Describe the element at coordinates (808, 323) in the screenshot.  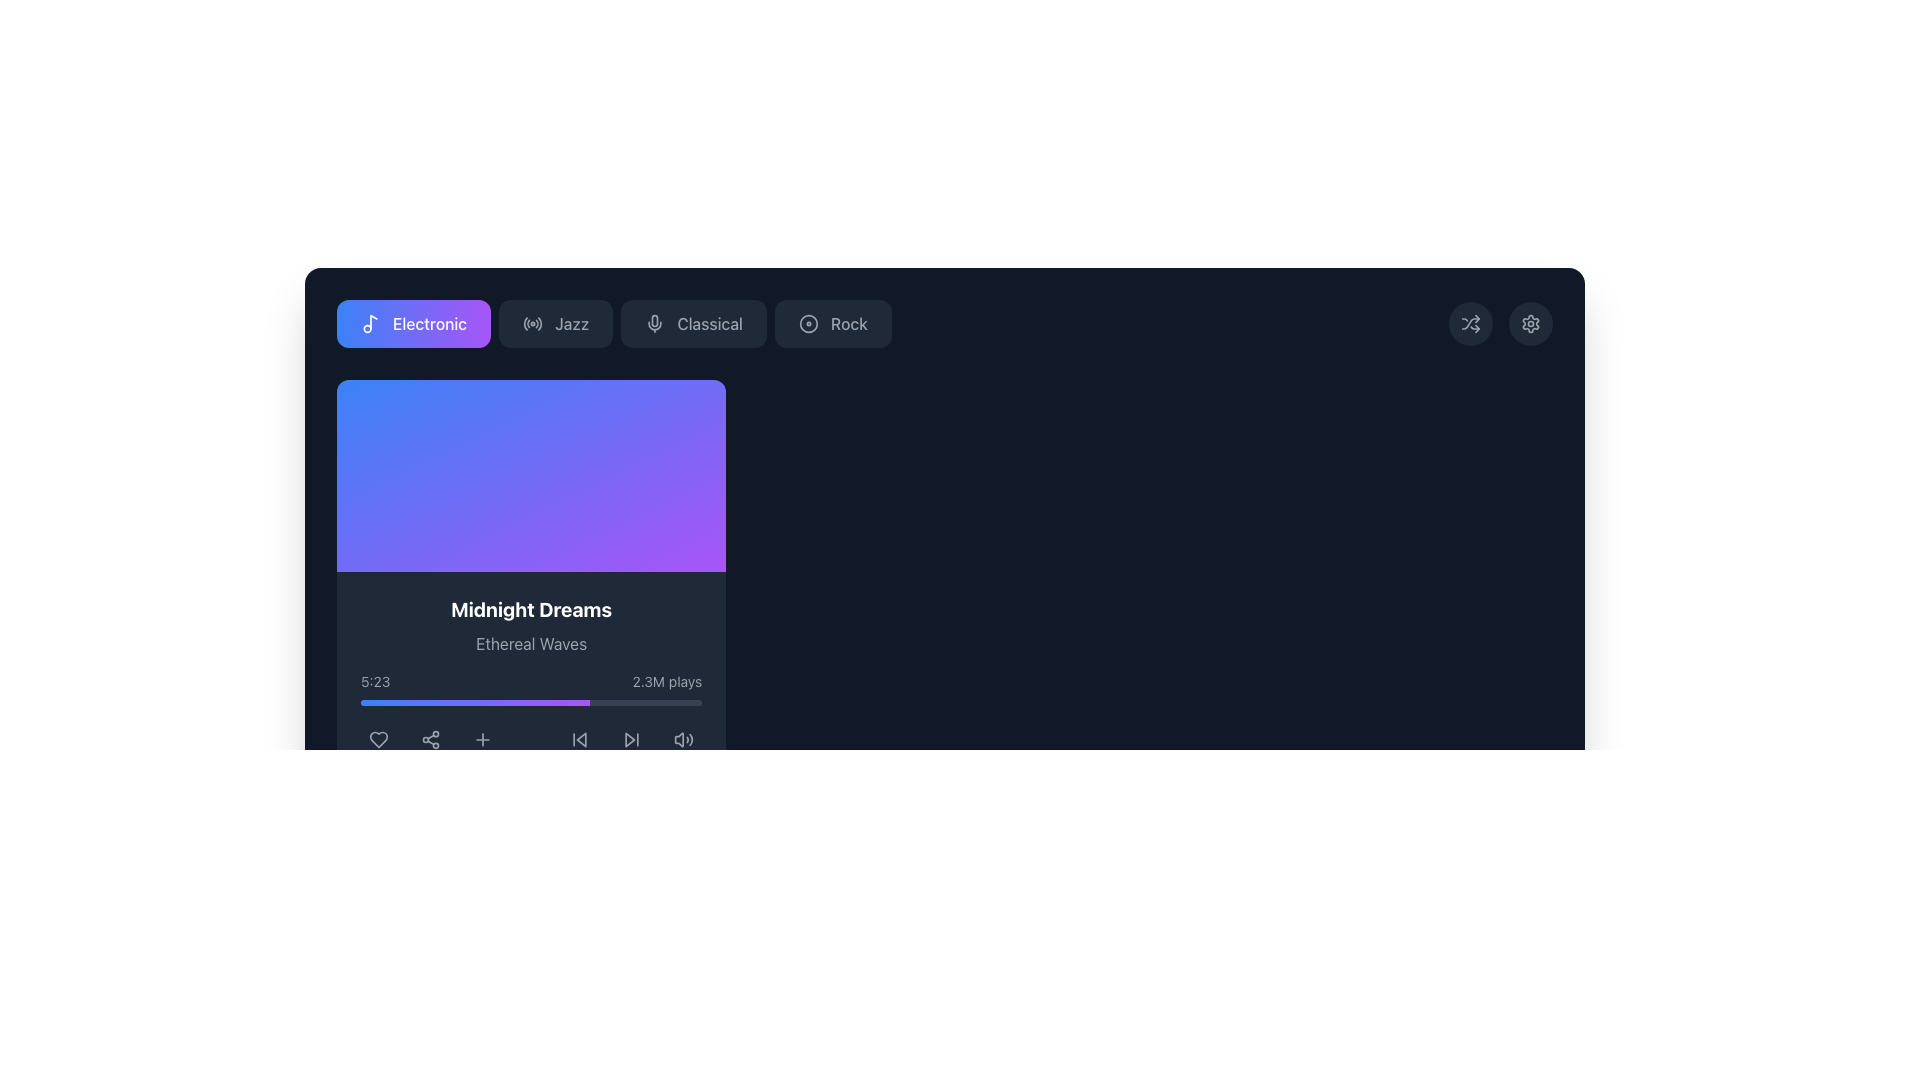
I see `the circular icon resembling a disc that is part of the 'Rock' button, located on the top right section of the button row` at that location.